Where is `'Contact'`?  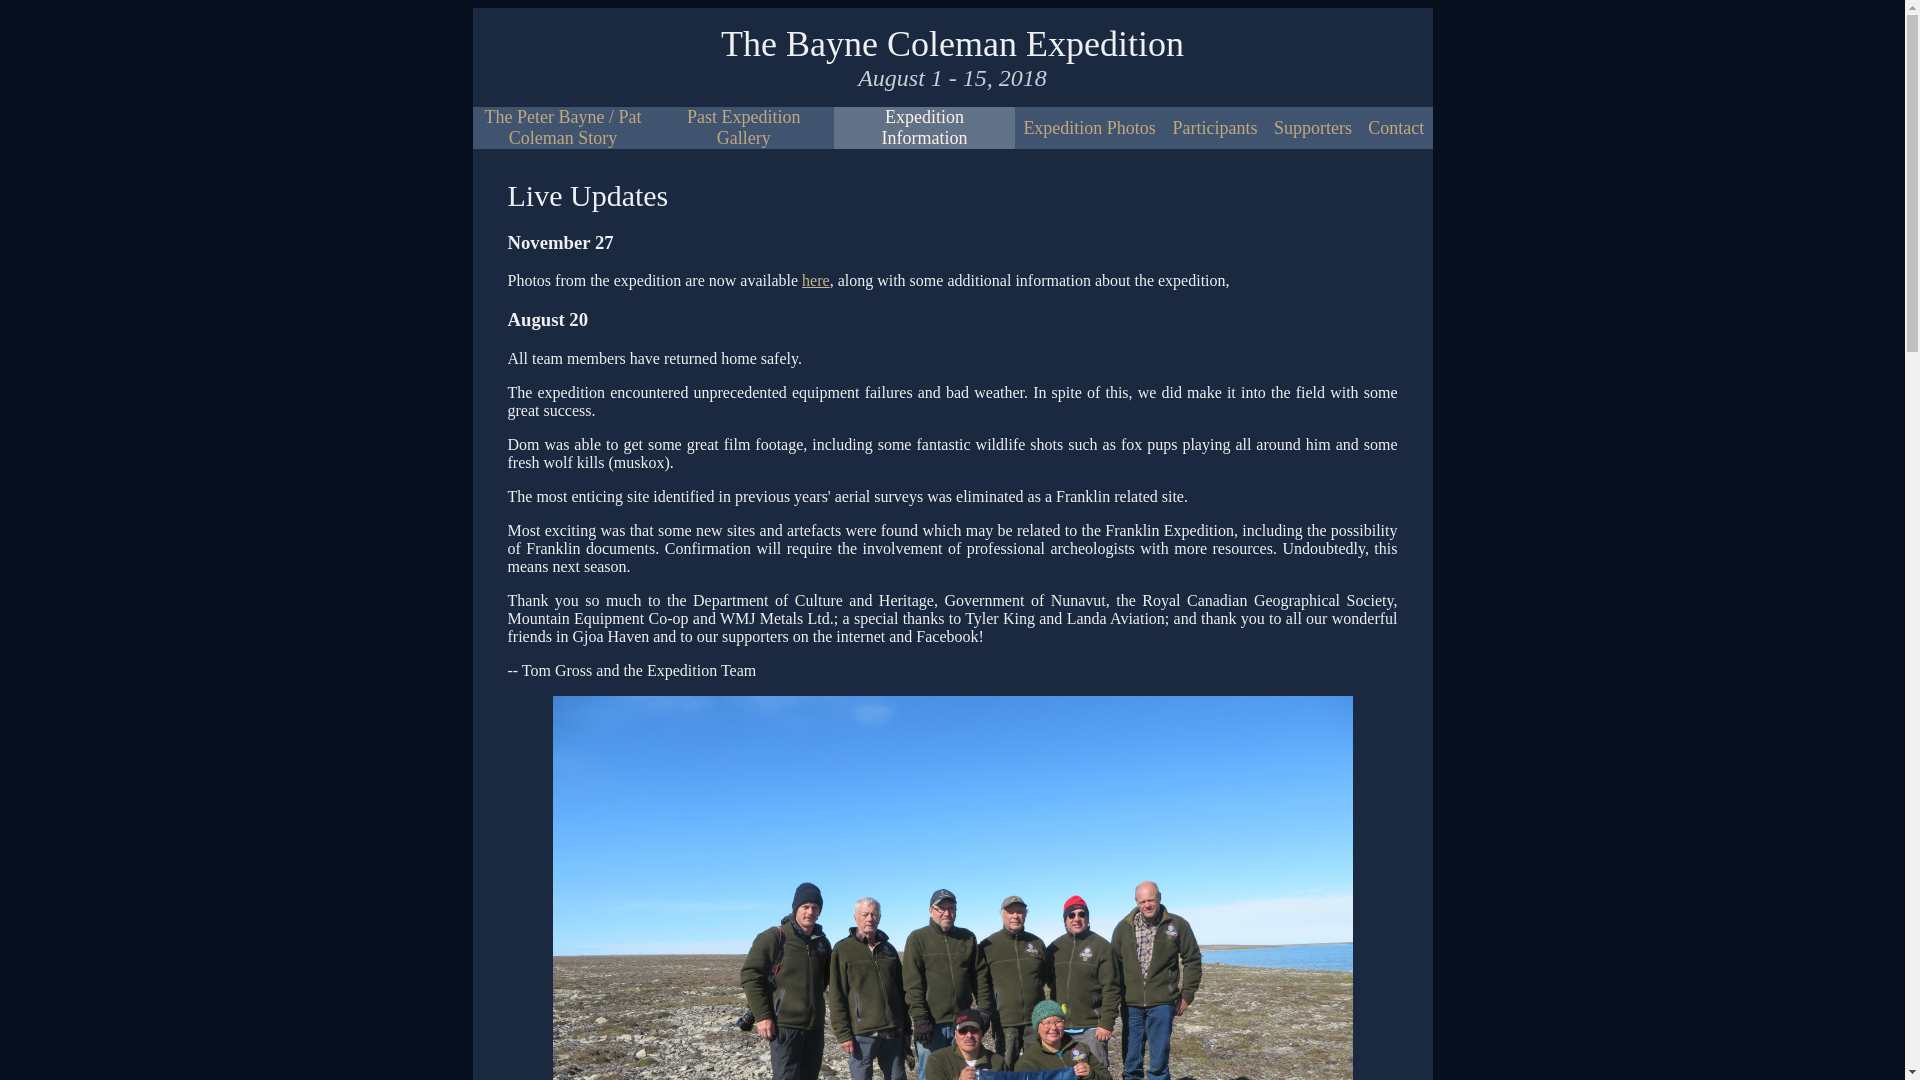
'Contact' is located at coordinates (1395, 128).